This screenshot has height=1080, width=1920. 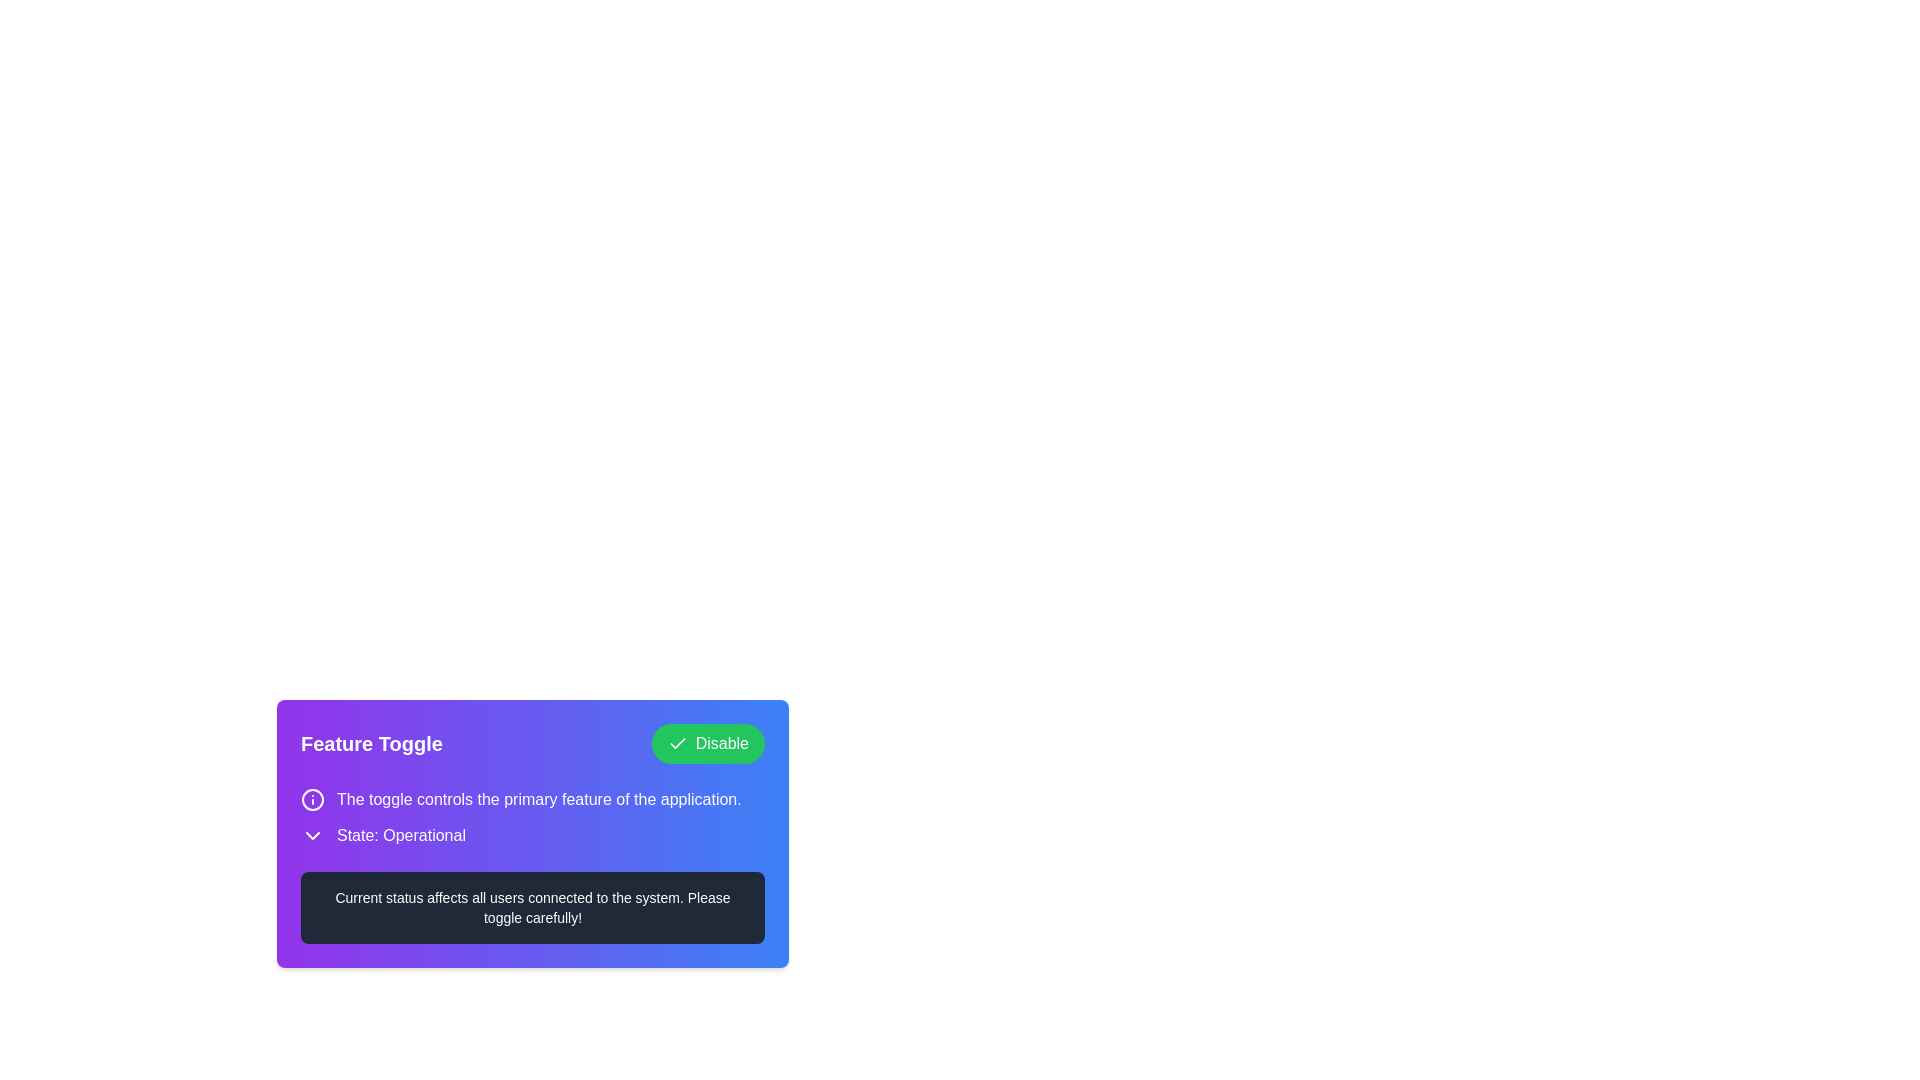 What do you see at coordinates (311, 798) in the screenshot?
I see `the circular icon with a purple background and white outline that is located to the left of the text stating 'The toggle controls the primary feature of the application.'` at bounding box center [311, 798].